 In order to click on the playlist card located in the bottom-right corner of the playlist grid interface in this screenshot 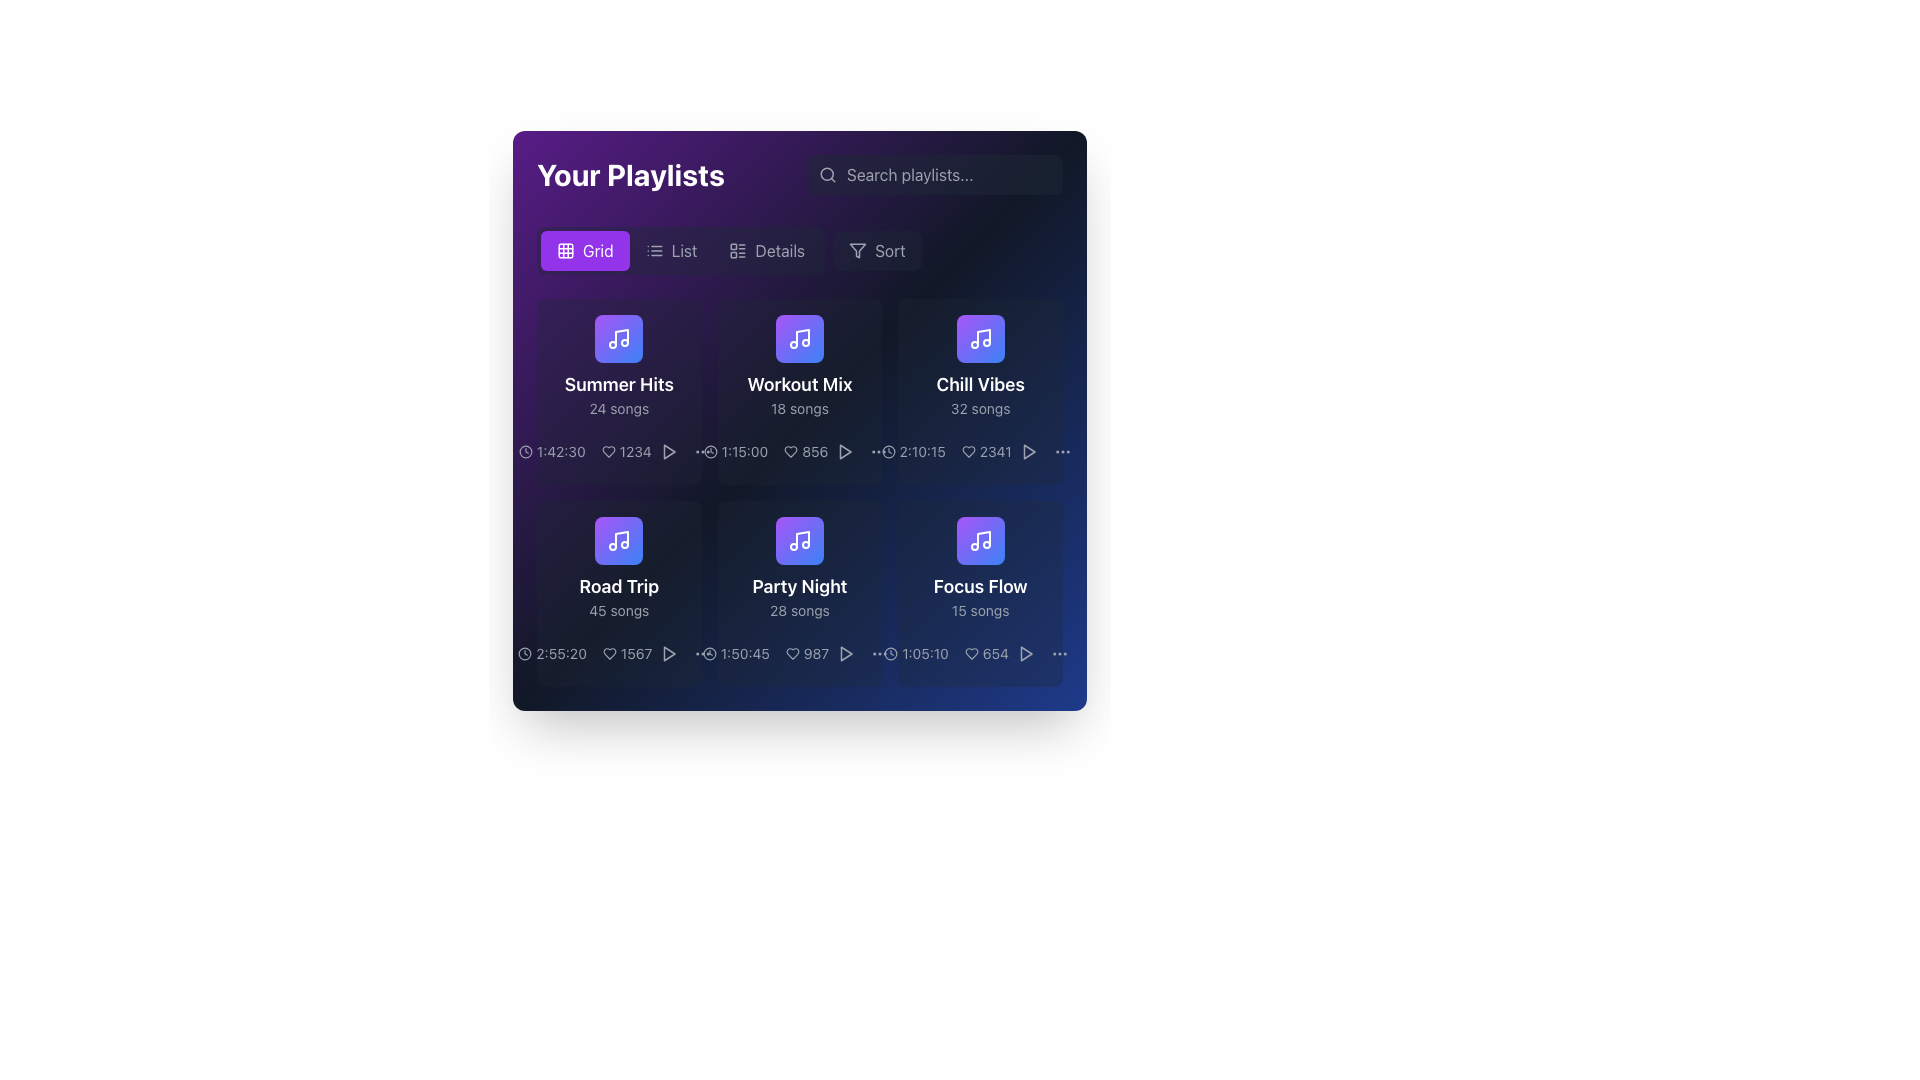, I will do `click(980, 593)`.